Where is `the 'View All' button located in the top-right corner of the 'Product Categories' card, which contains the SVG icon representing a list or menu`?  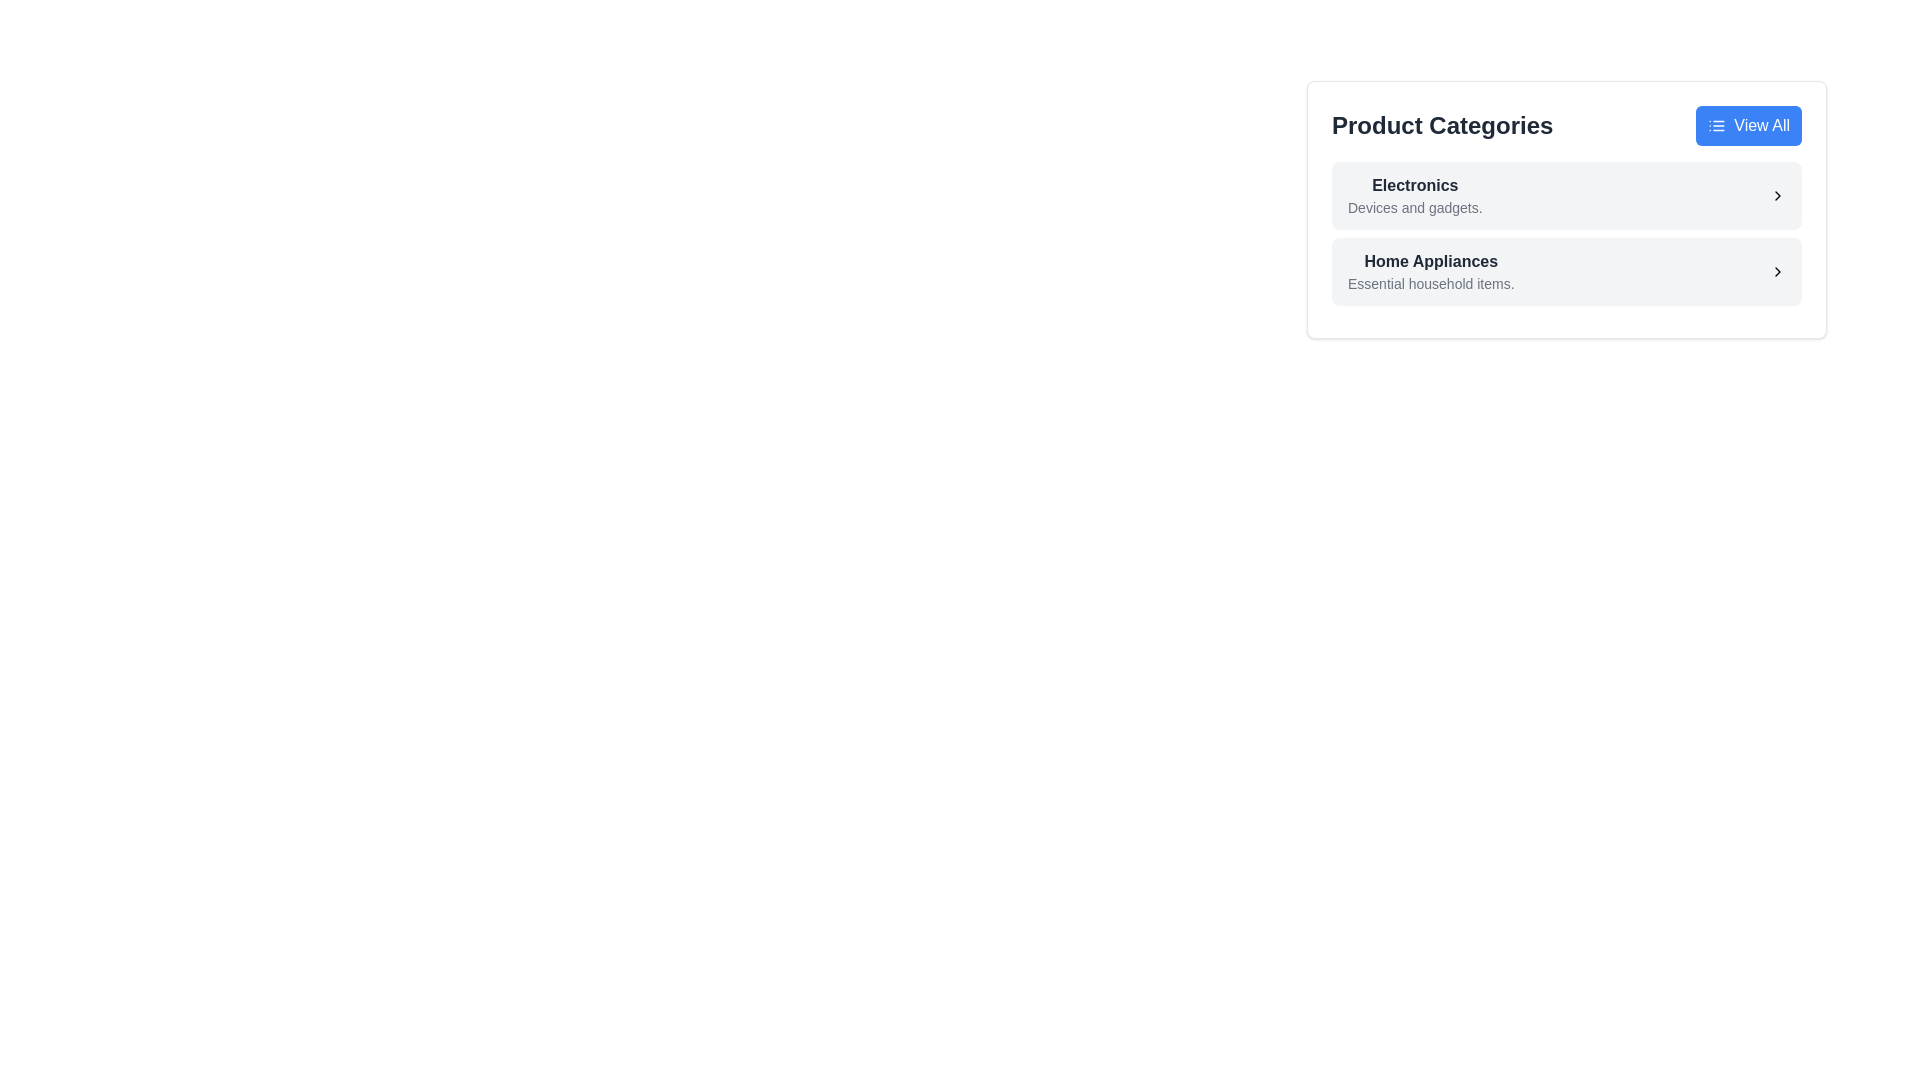 the 'View All' button located in the top-right corner of the 'Product Categories' card, which contains the SVG icon representing a list or menu is located at coordinates (1716, 126).